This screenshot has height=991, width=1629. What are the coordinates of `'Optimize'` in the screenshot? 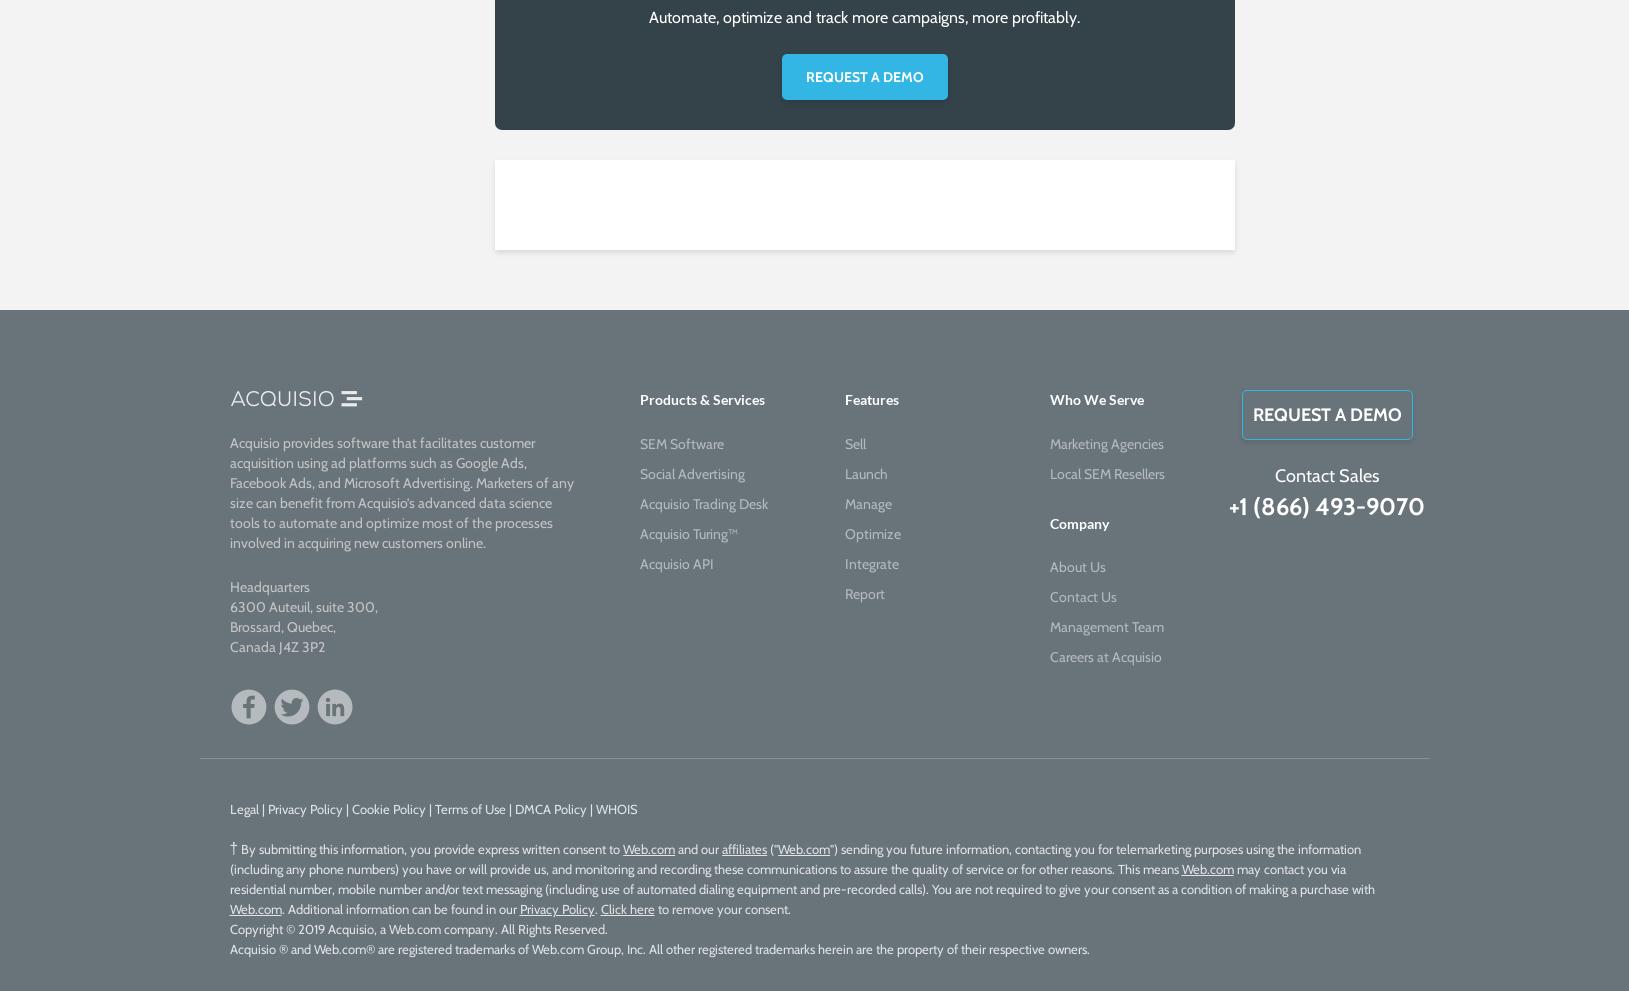 It's located at (872, 532).